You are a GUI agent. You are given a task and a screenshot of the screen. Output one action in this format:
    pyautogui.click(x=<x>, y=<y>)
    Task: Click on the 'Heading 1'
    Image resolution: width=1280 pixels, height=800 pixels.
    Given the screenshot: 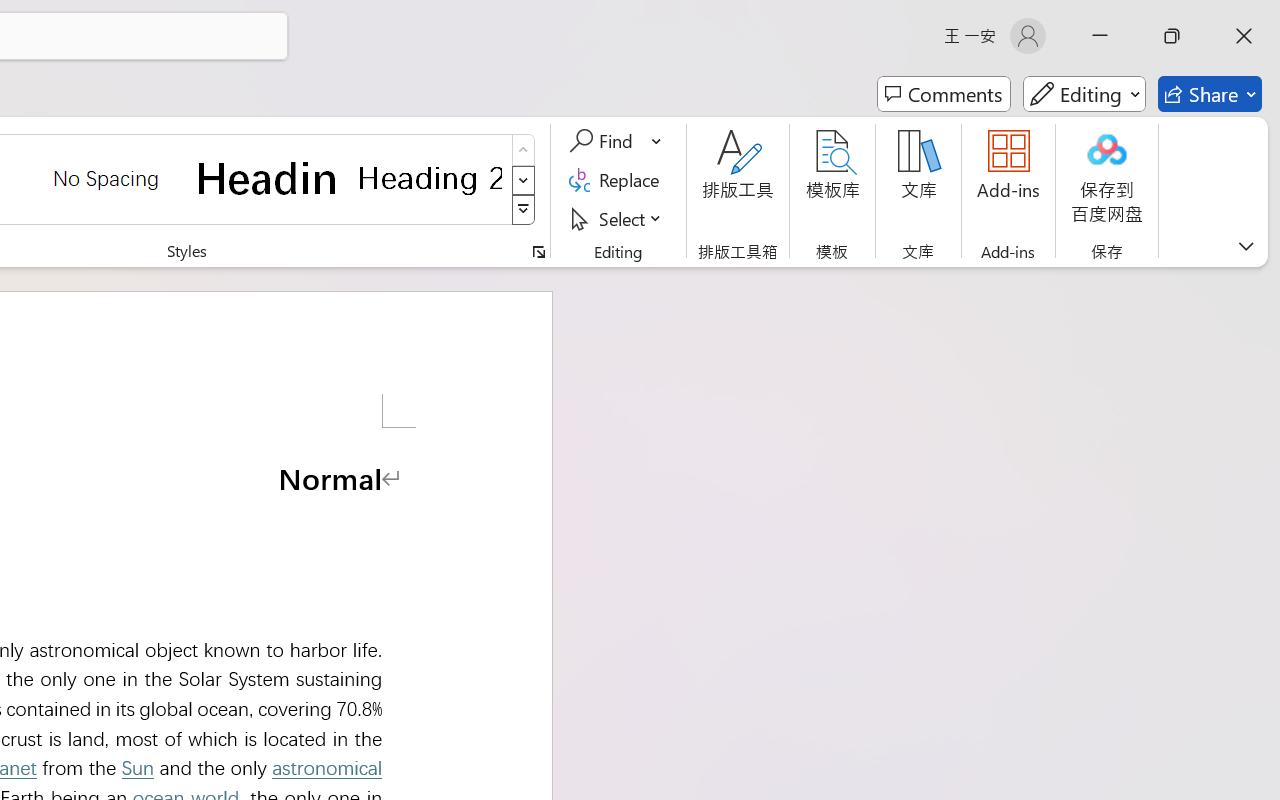 What is the action you would take?
    pyautogui.click(x=267, y=177)
    